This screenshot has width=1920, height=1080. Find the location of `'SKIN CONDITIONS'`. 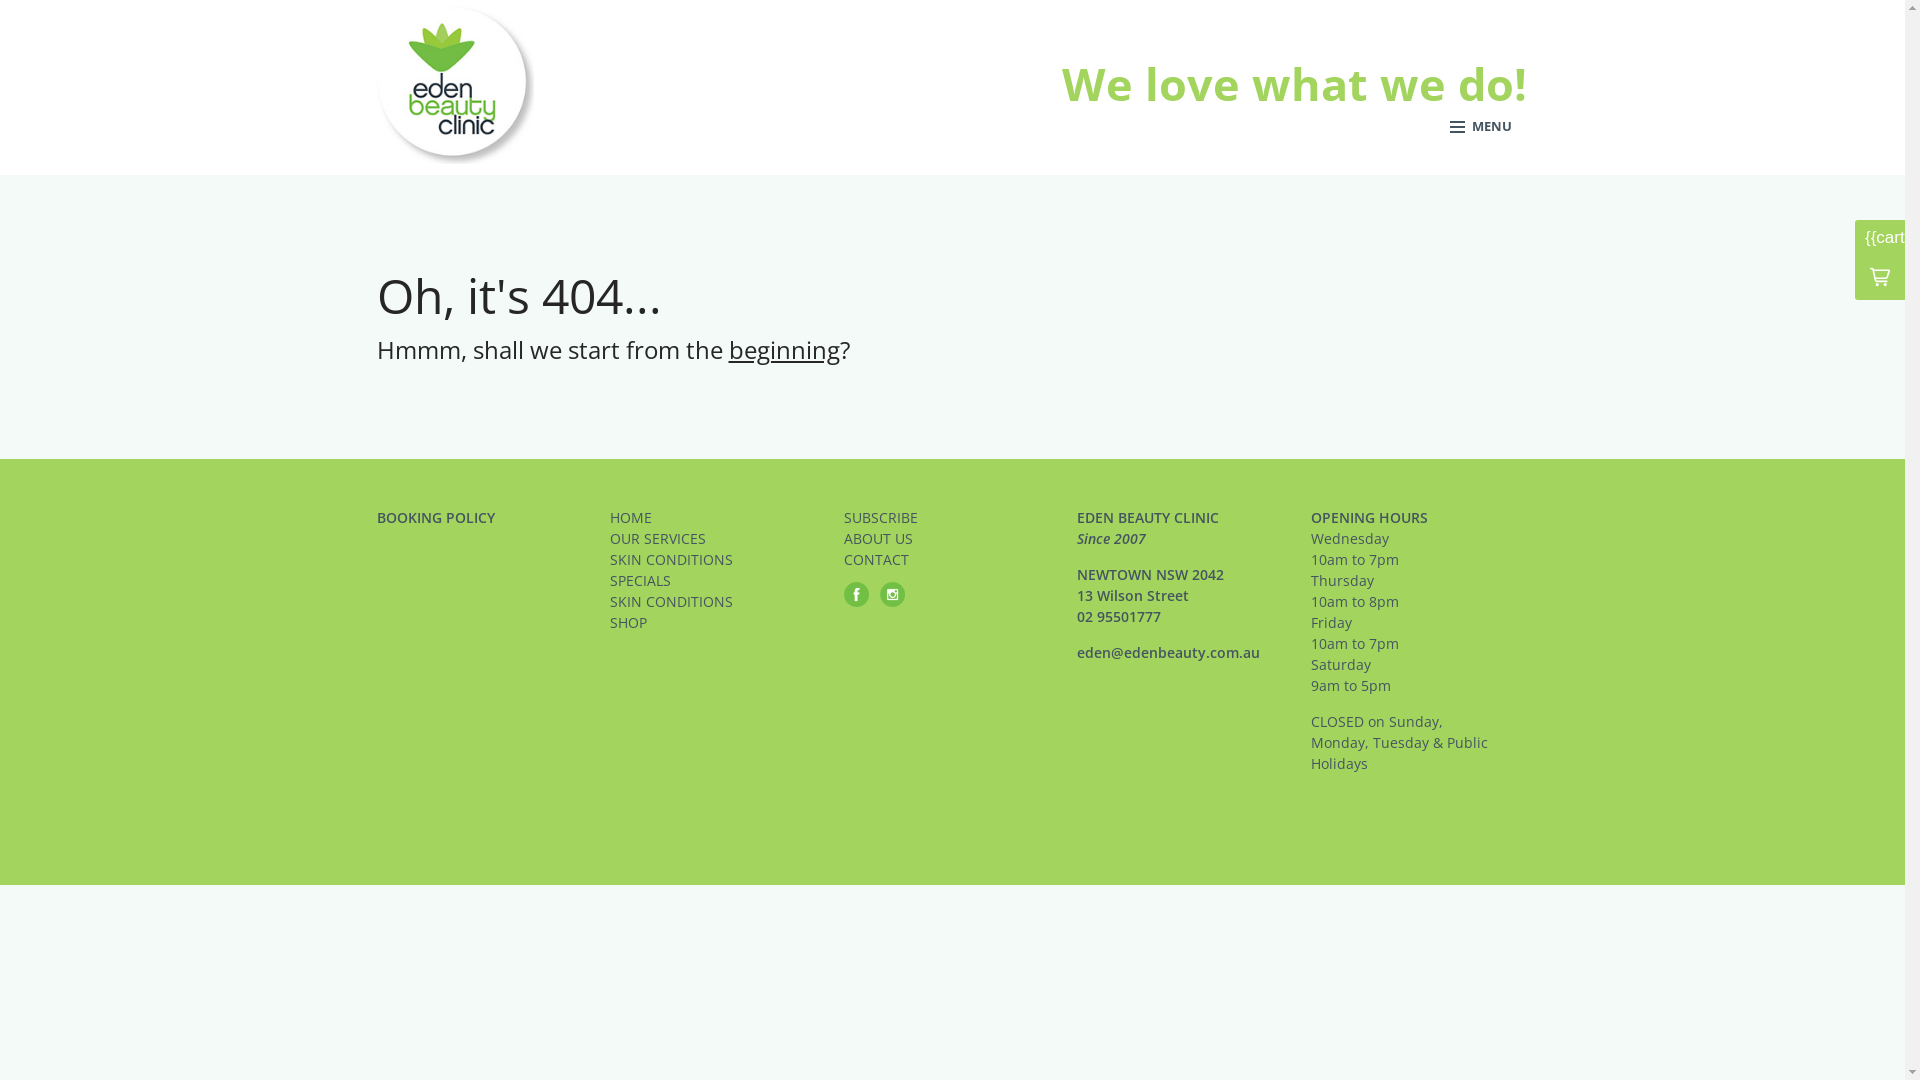

'SKIN CONDITIONS' is located at coordinates (719, 600).